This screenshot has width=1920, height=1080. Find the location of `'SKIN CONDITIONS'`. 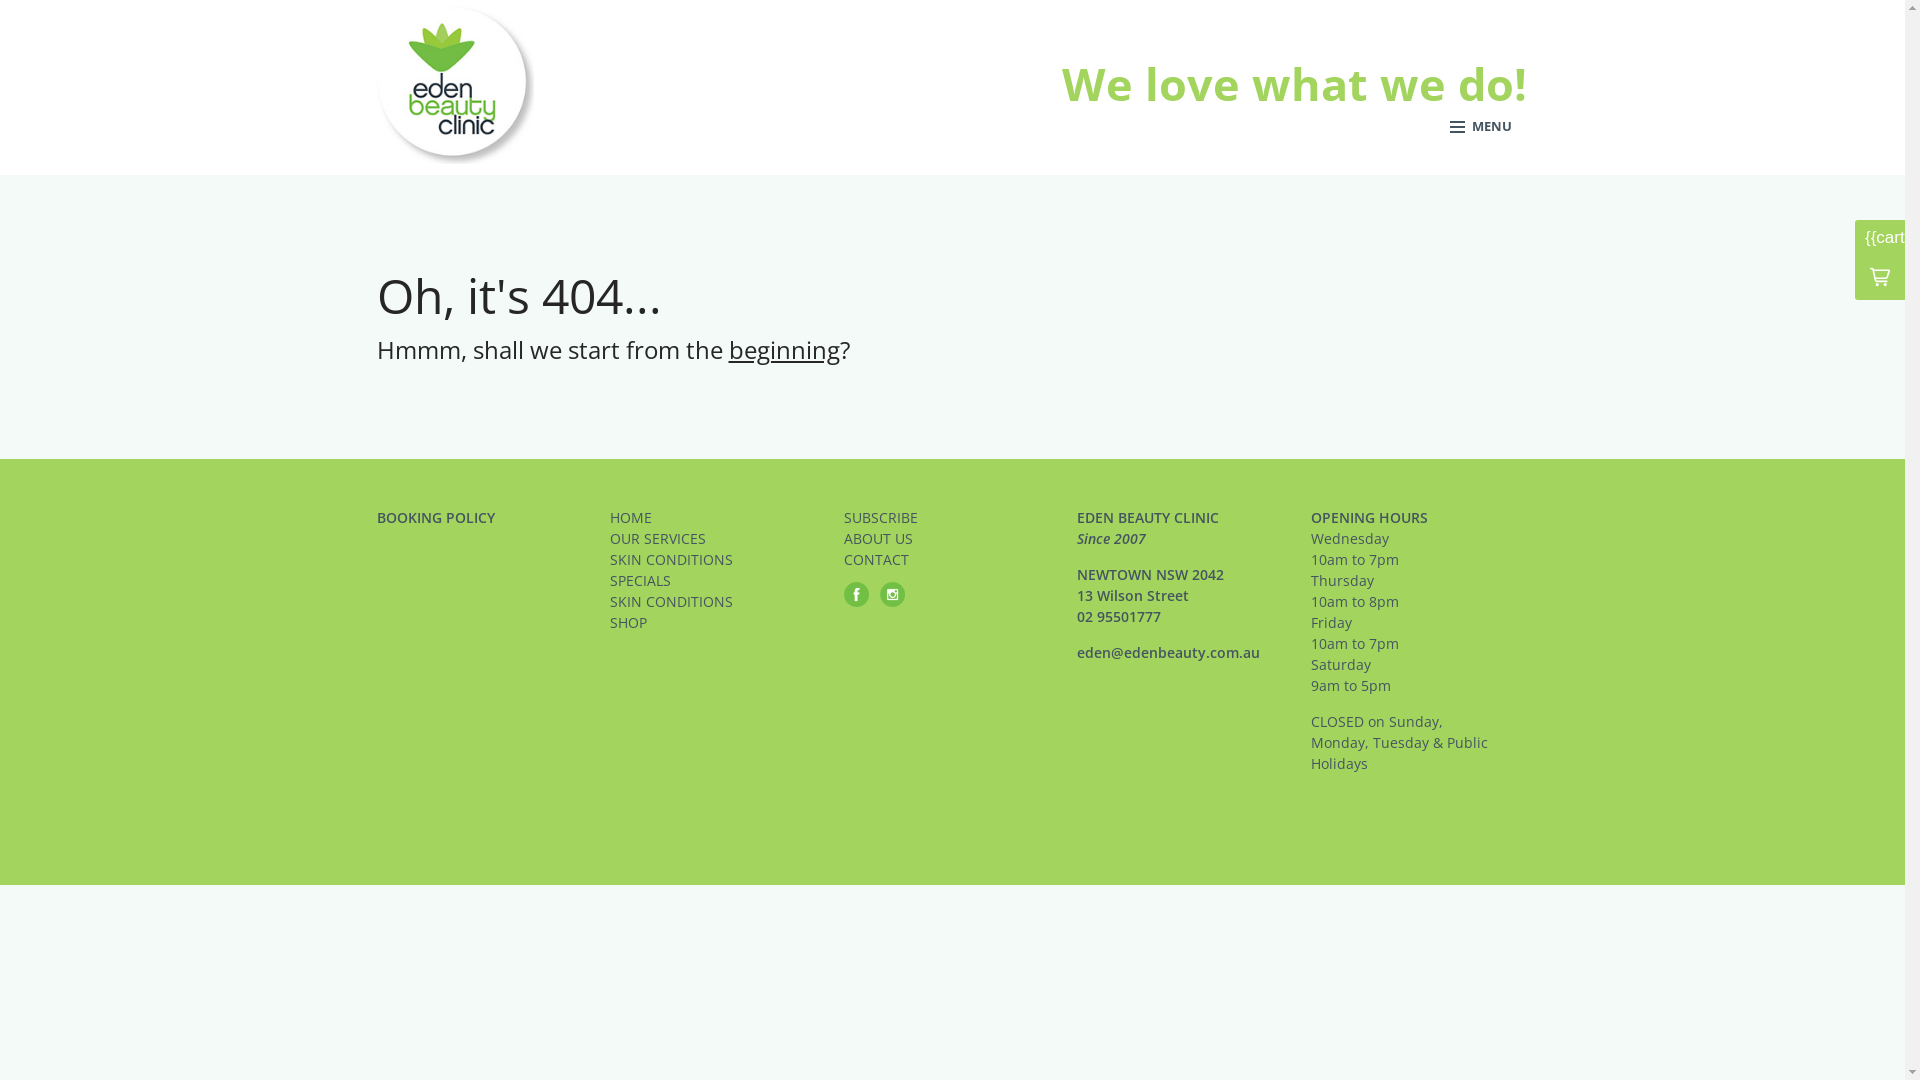

'SKIN CONDITIONS' is located at coordinates (719, 600).